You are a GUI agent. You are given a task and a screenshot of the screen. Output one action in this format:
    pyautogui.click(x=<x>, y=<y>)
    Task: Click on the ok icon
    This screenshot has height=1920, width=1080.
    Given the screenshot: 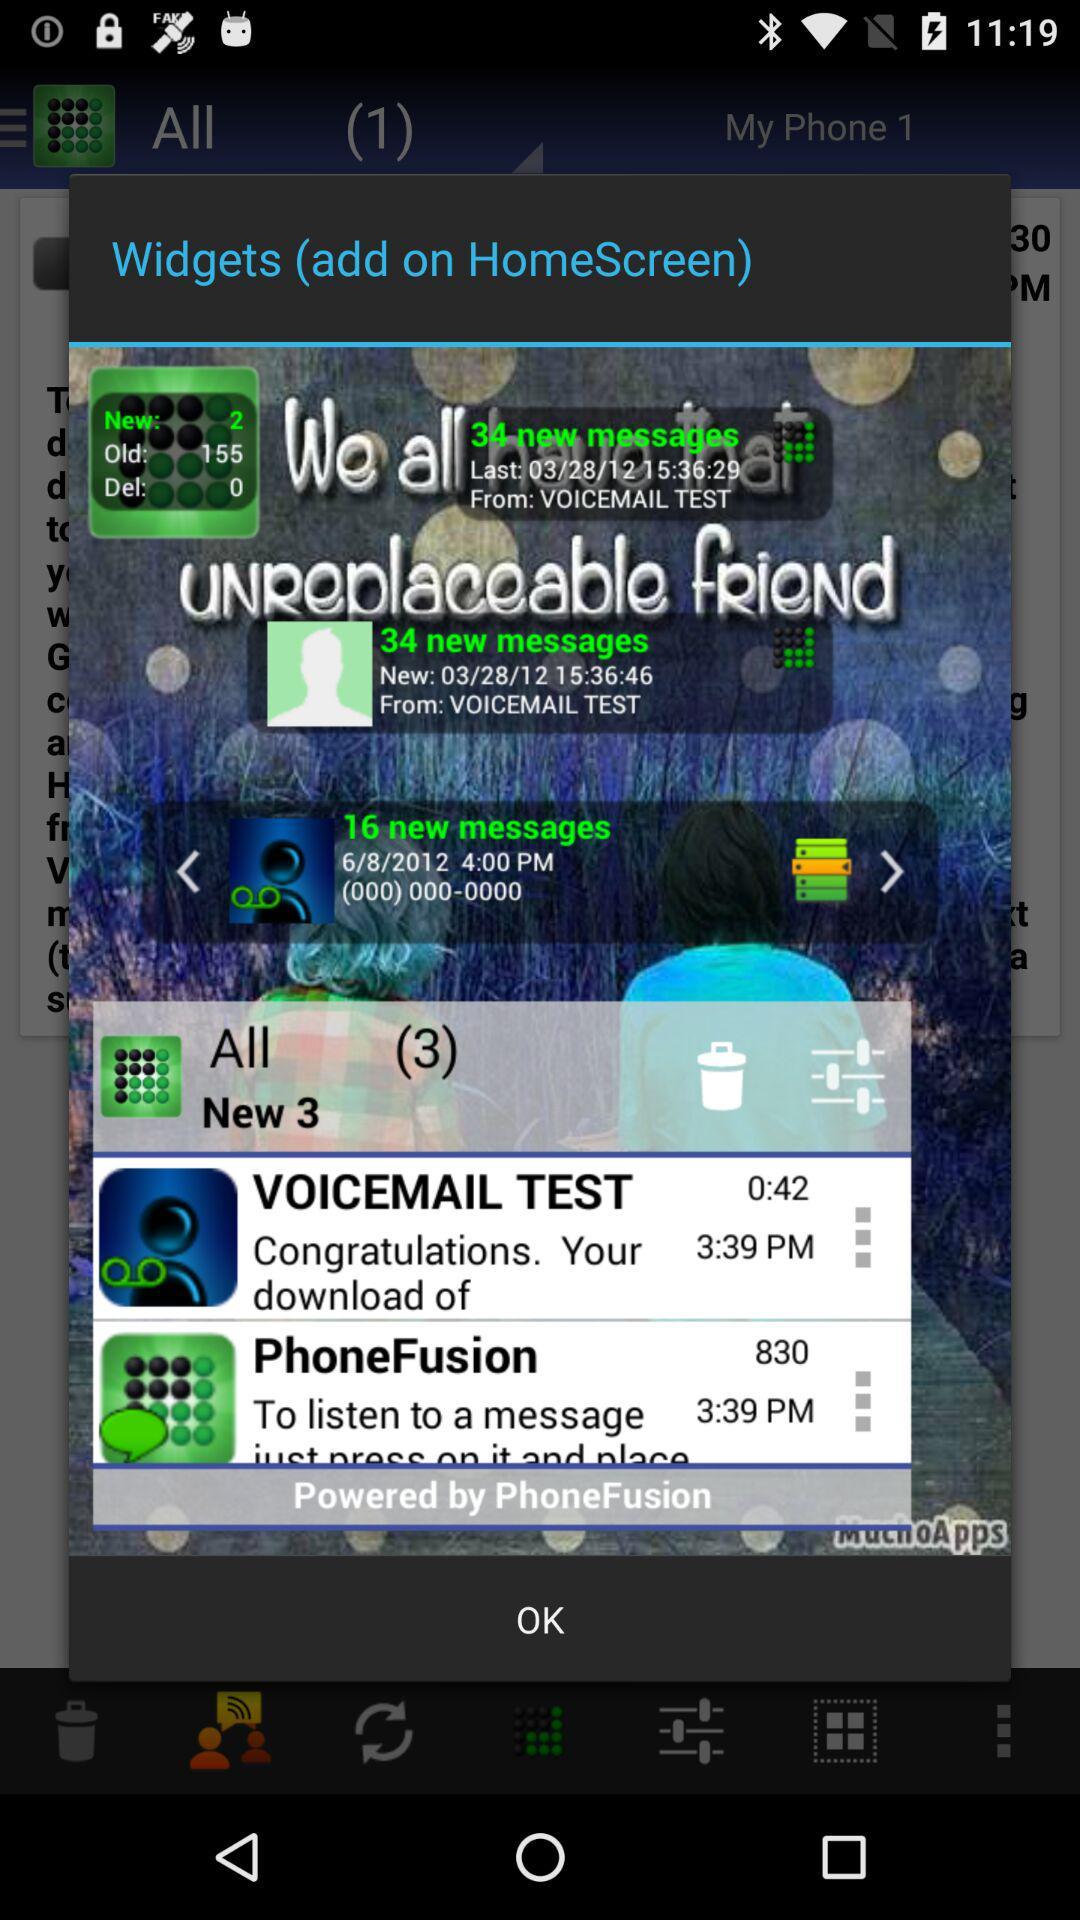 What is the action you would take?
    pyautogui.click(x=540, y=1619)
    